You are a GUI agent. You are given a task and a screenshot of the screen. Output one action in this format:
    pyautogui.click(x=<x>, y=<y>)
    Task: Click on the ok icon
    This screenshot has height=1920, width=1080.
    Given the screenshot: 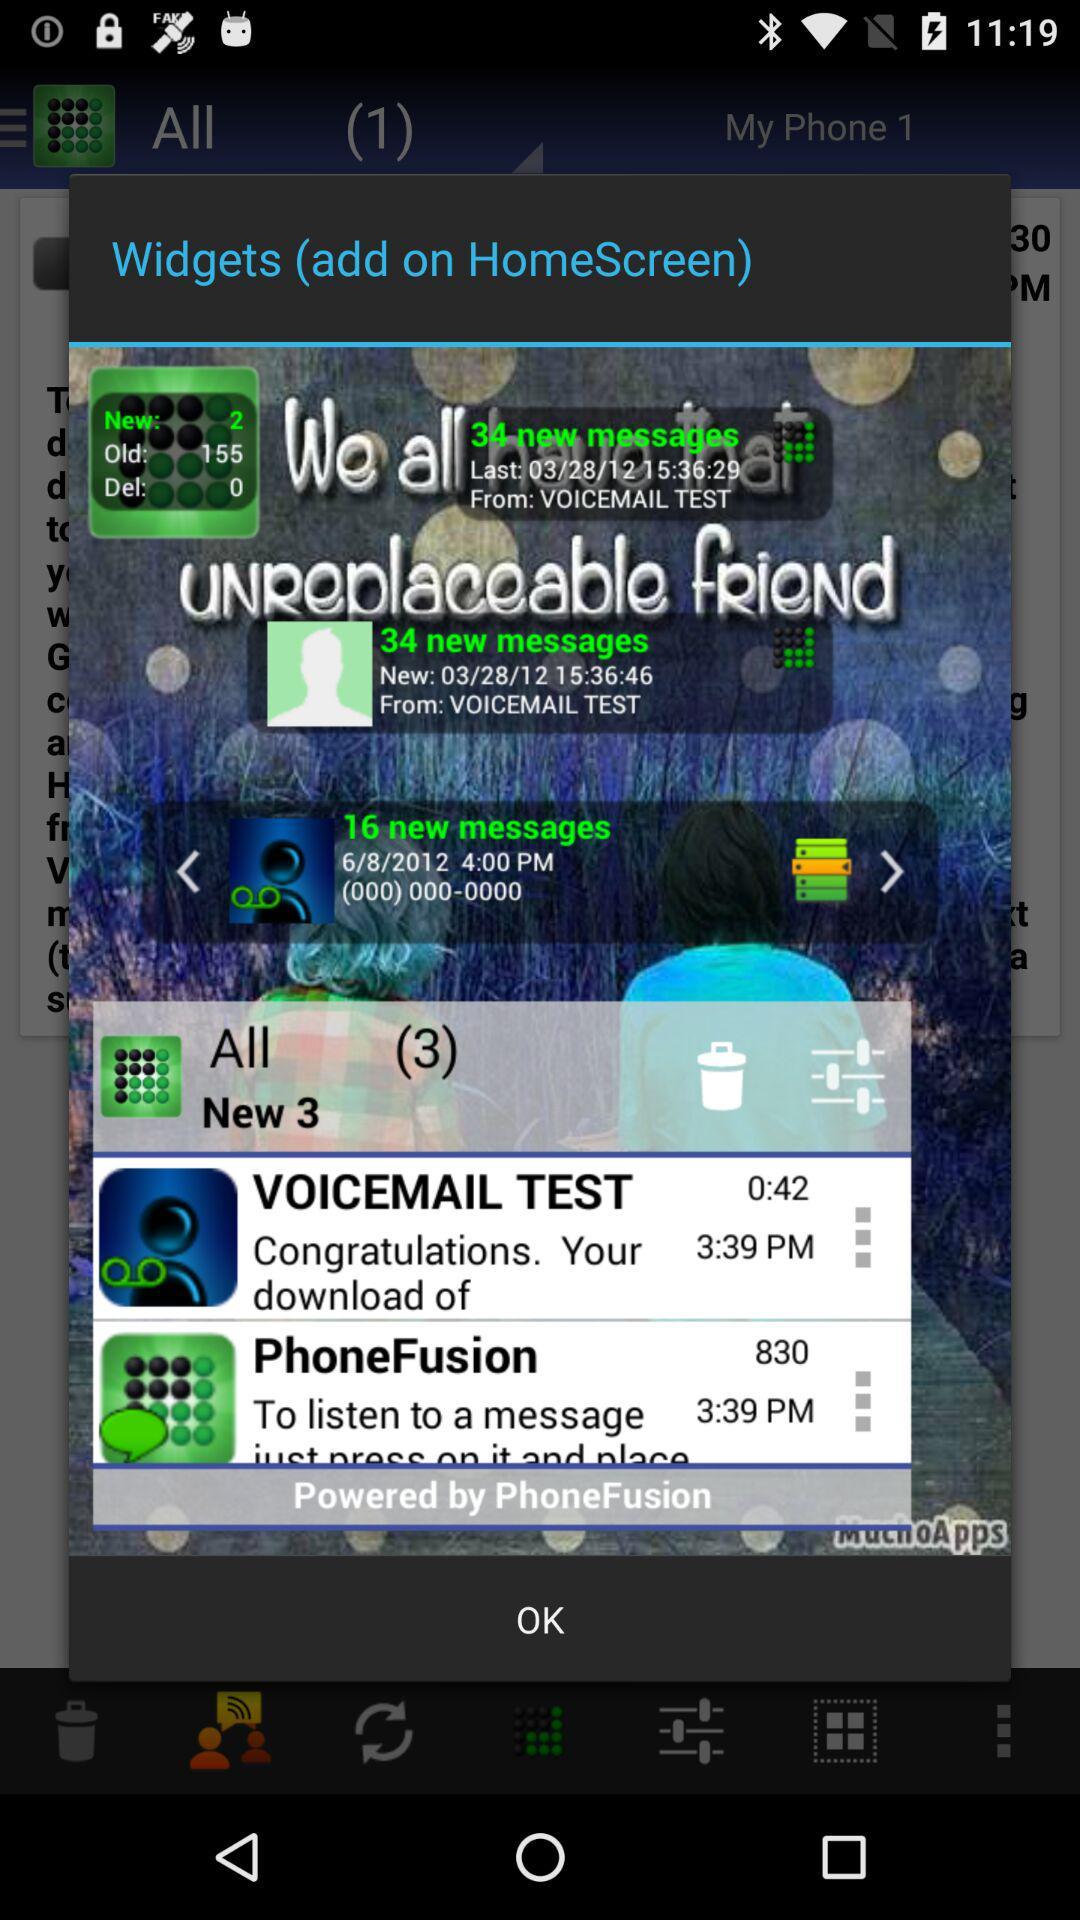 What is the action you would take?
    pyautogui.click(x=540, y=1619)
    